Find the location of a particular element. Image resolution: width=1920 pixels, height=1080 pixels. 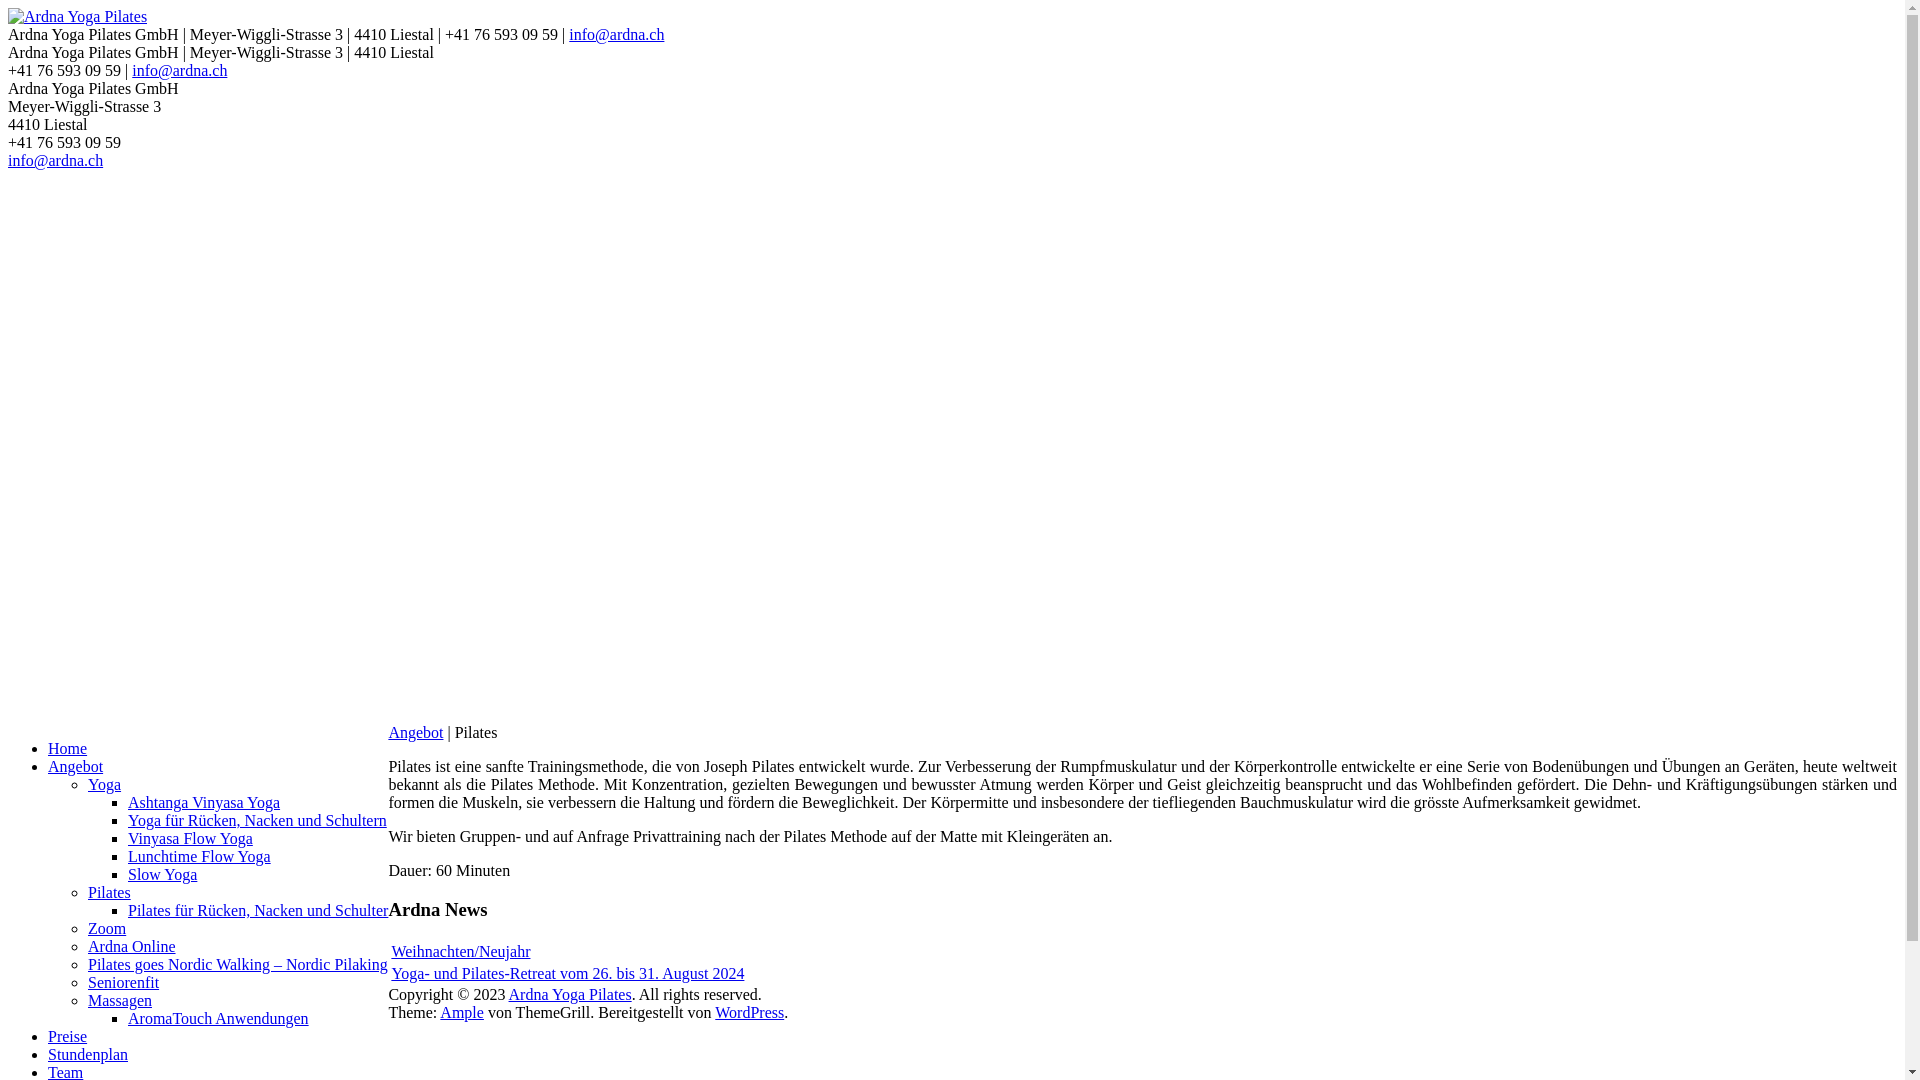

'Vinyasa Flow Yoga' is located at coordinates (127, 838).